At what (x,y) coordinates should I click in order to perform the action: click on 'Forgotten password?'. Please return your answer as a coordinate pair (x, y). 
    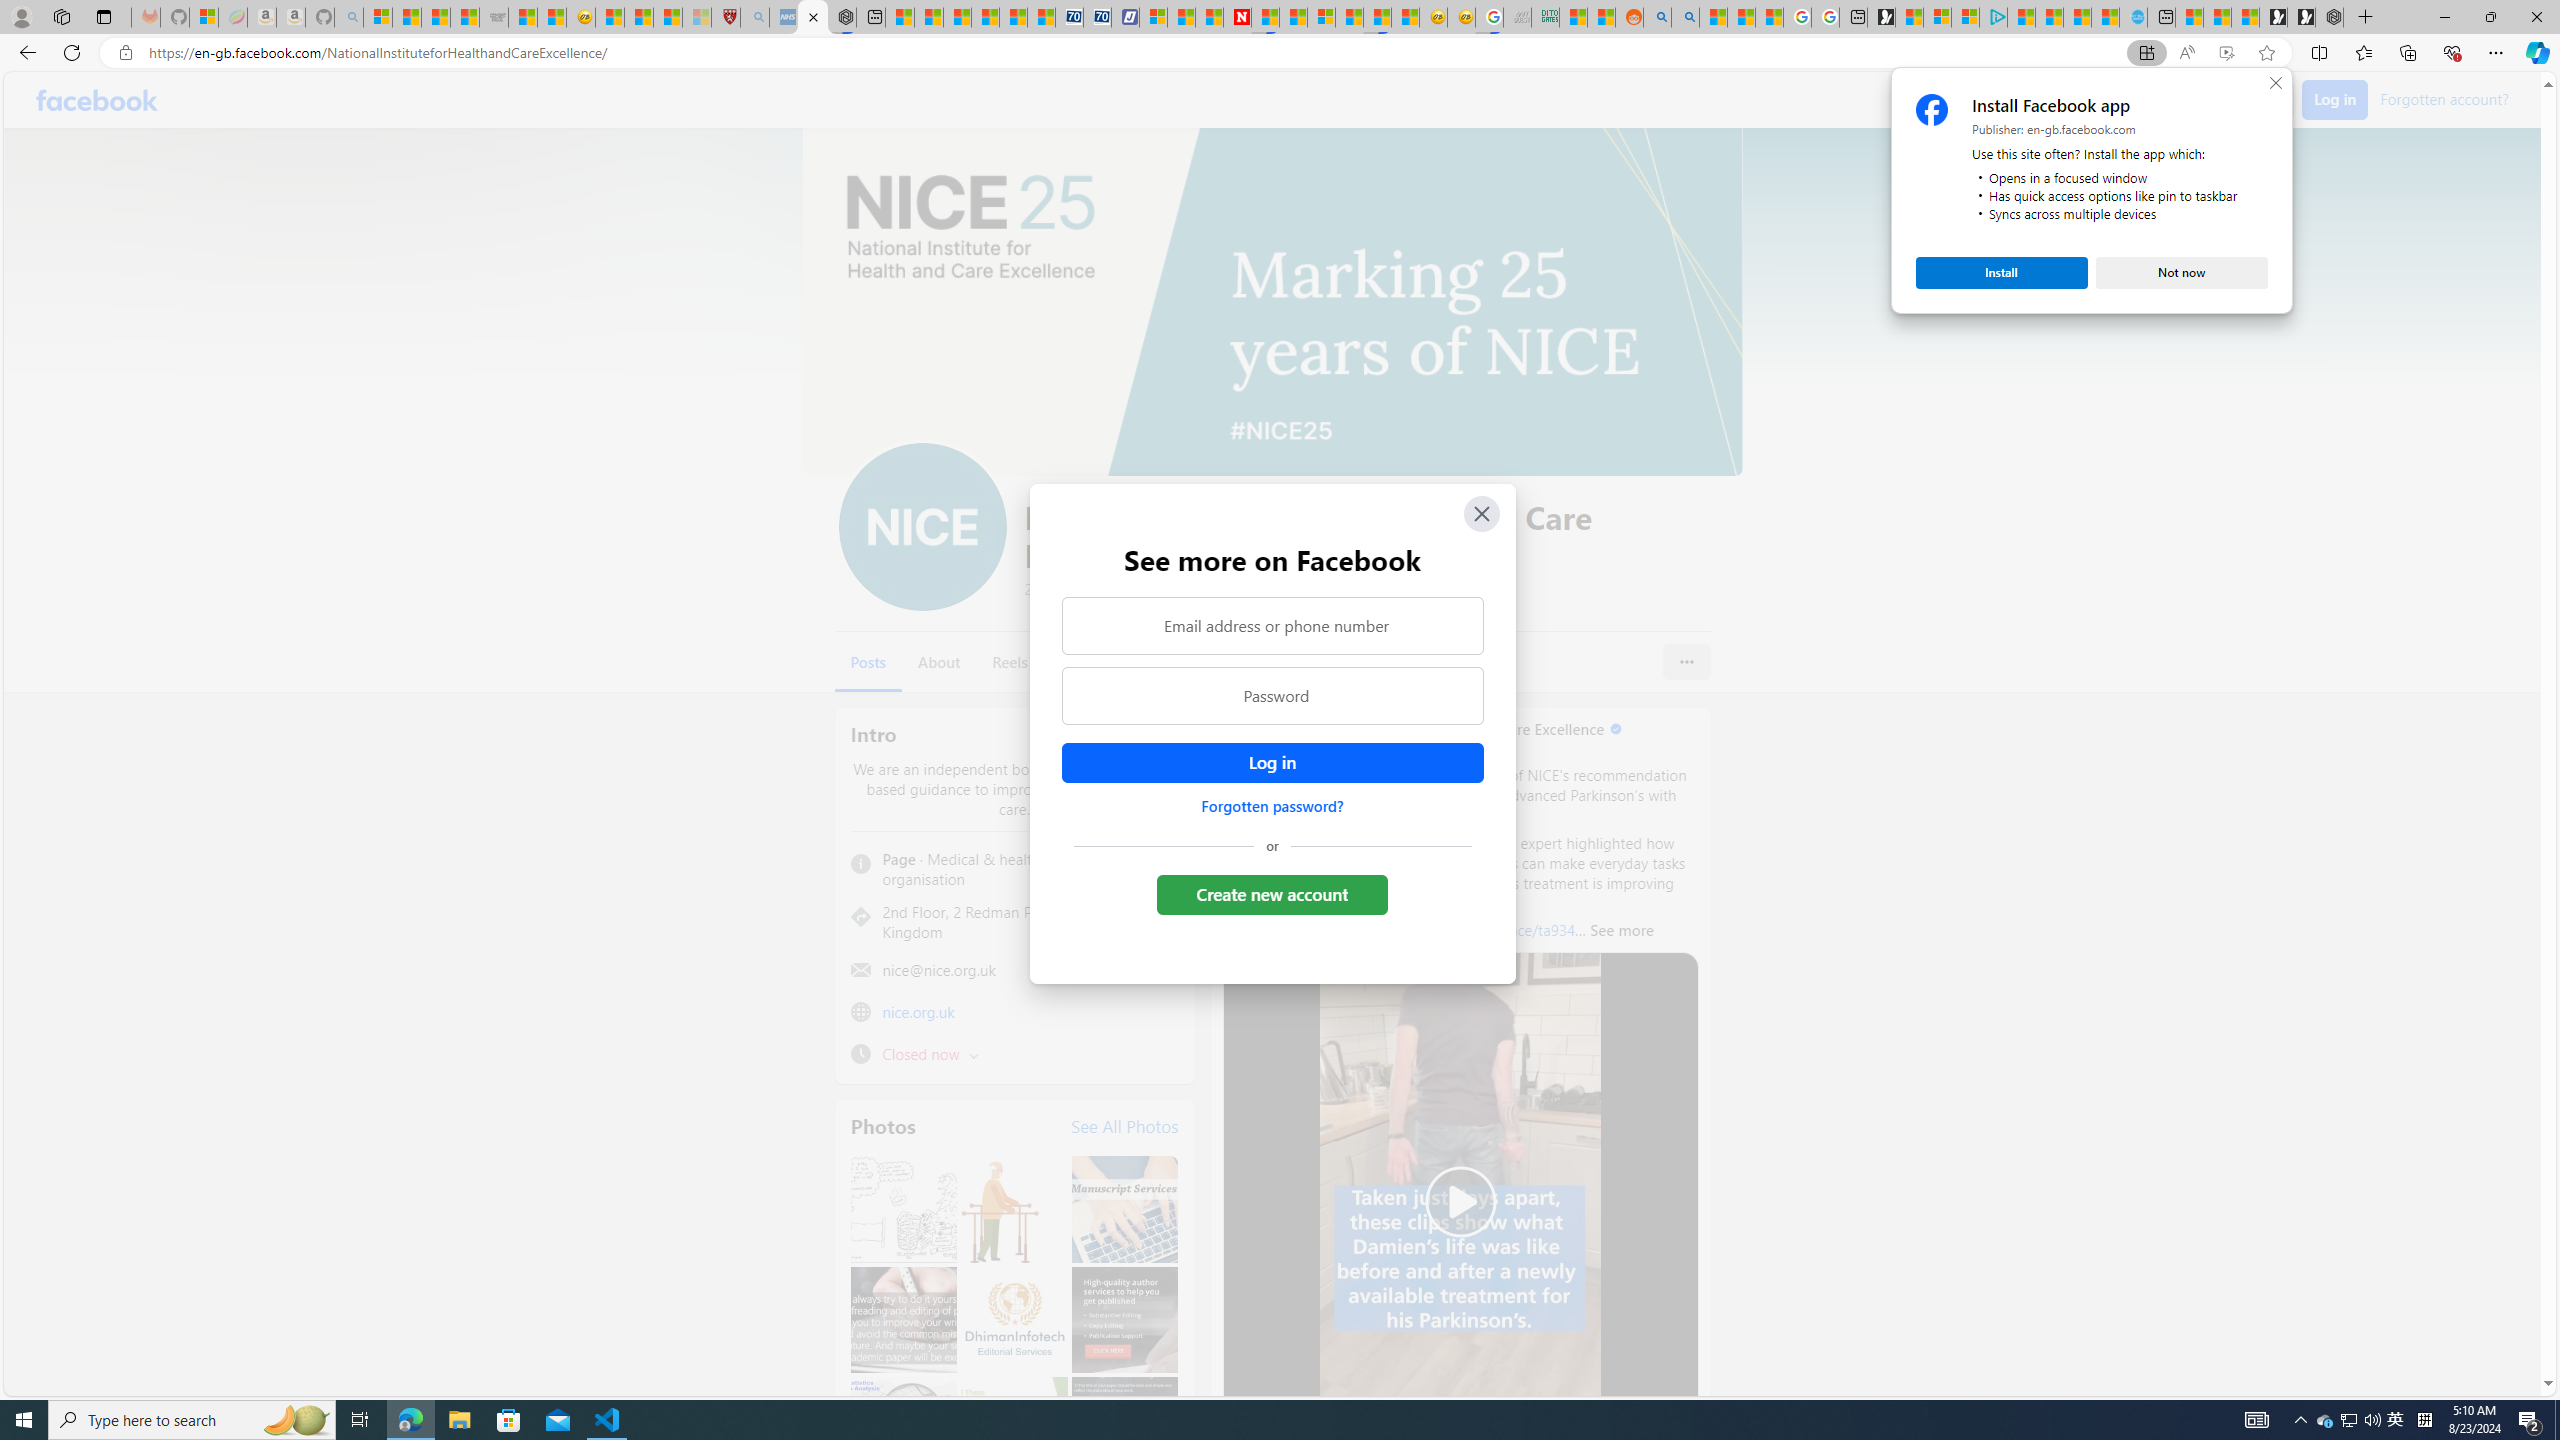
    Looking at the image, I should click on (1271, 805).